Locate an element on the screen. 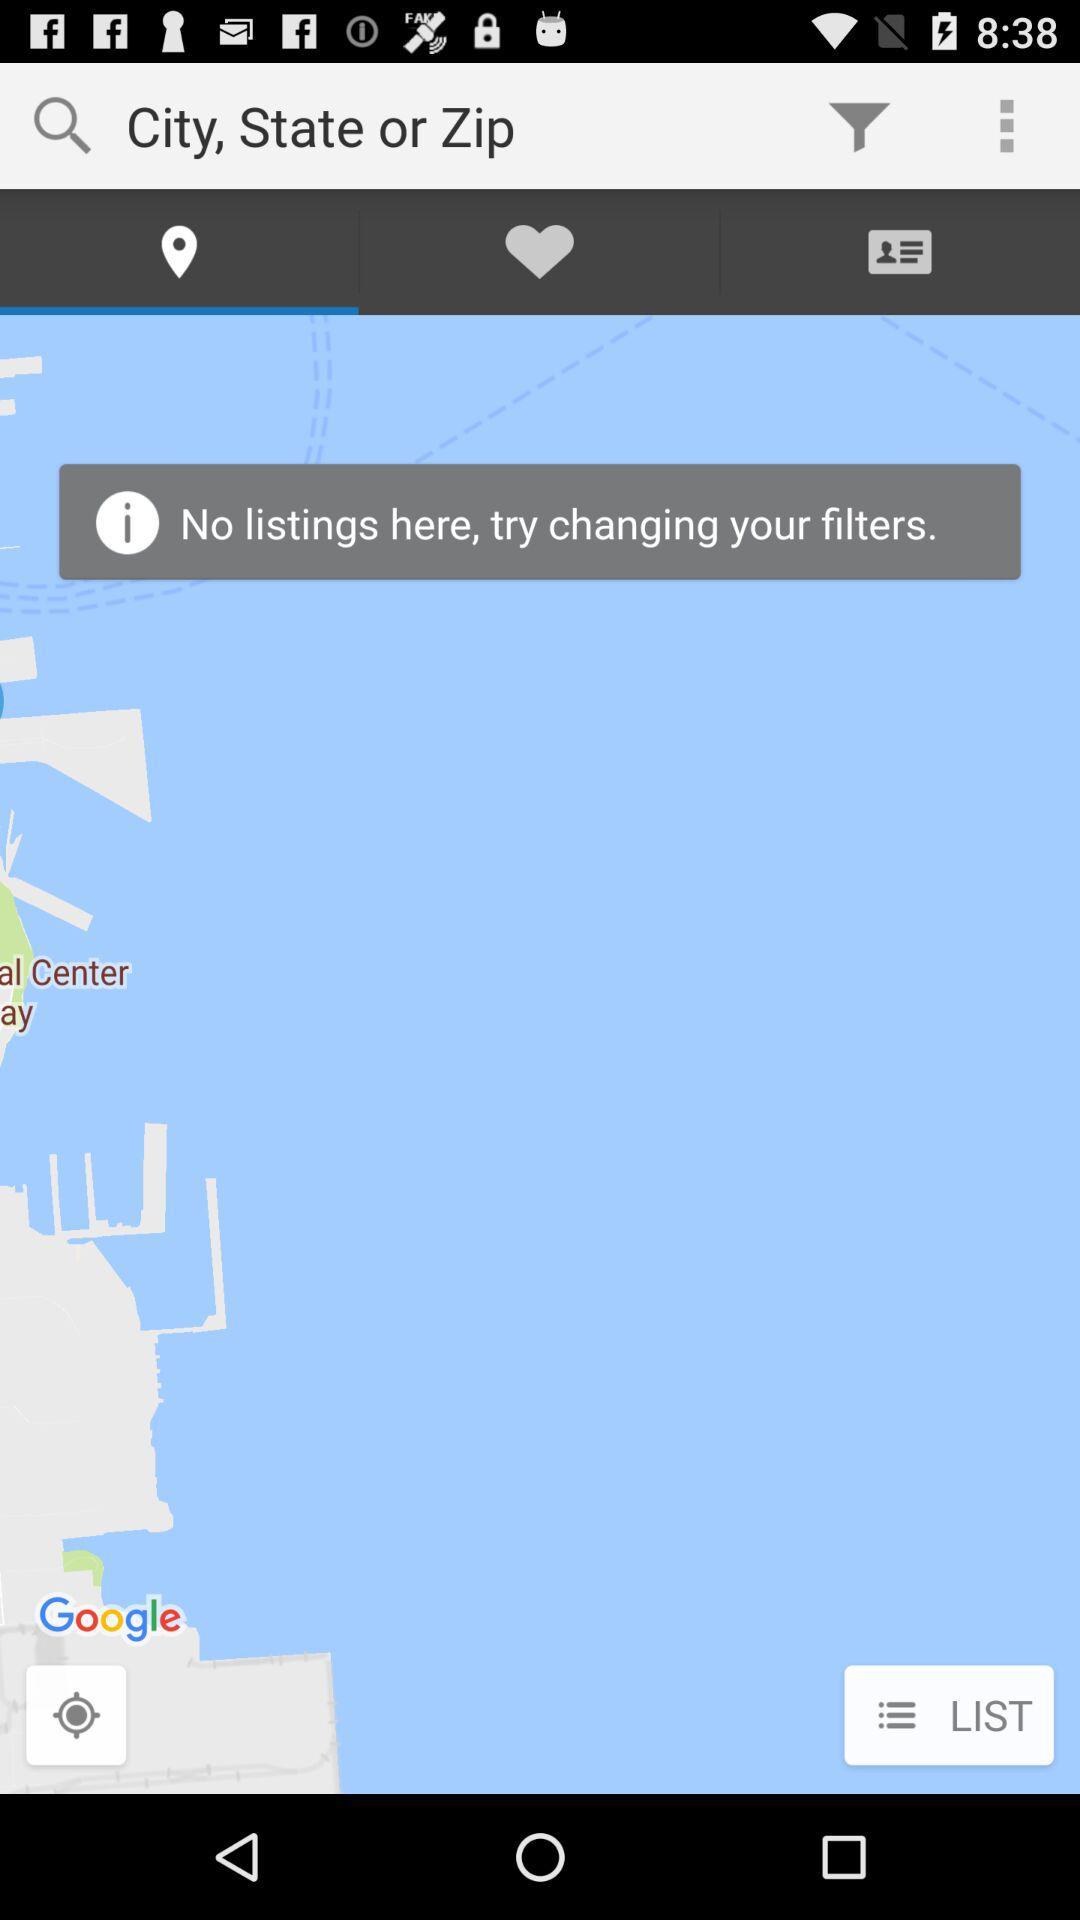 This screenshot has width=1080, height=1920. list at the bottom right corner is located at coordinates (948, 1716).